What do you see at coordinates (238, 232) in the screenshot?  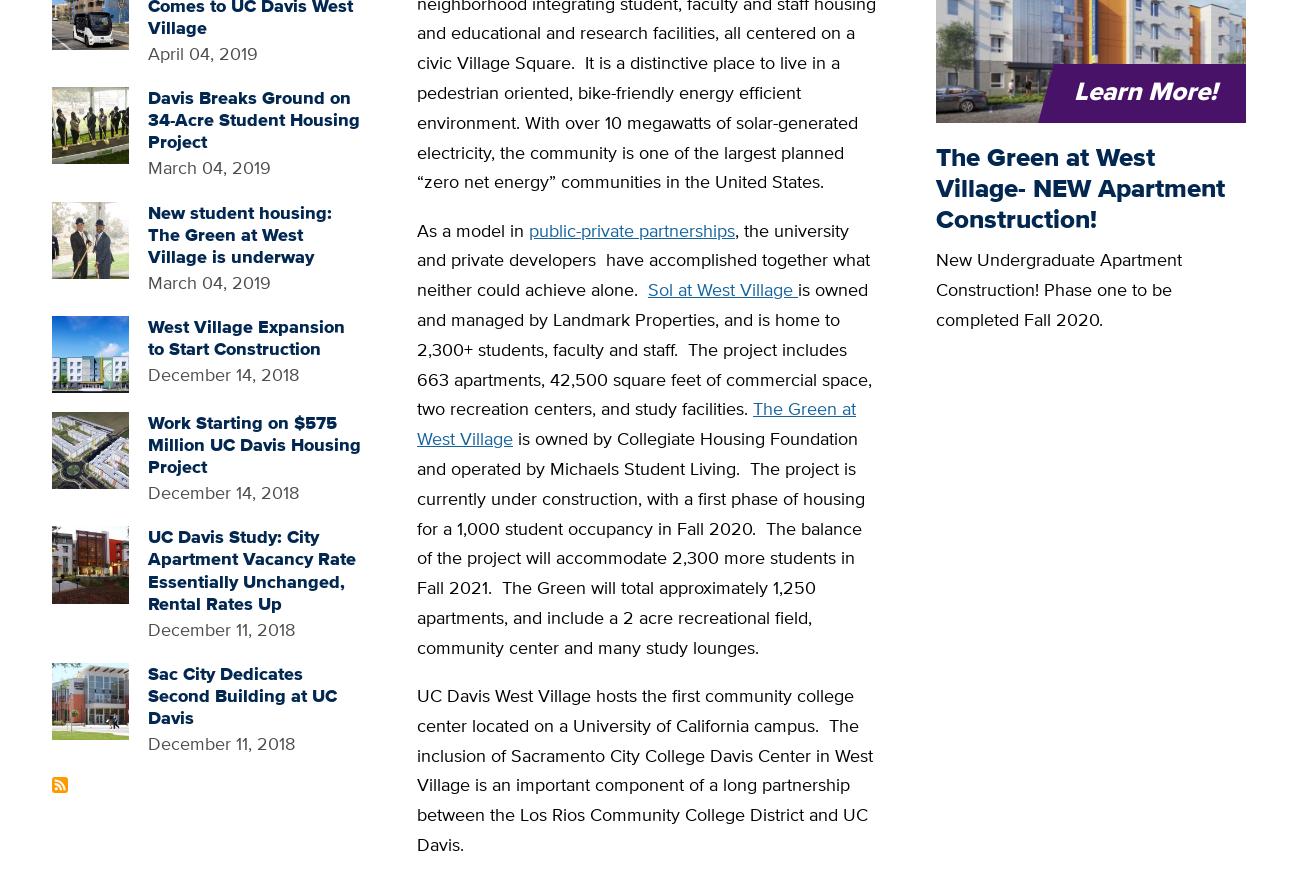 I see `'New student housing: The Green at West Village is underway'` at bounding box center [238, 232].